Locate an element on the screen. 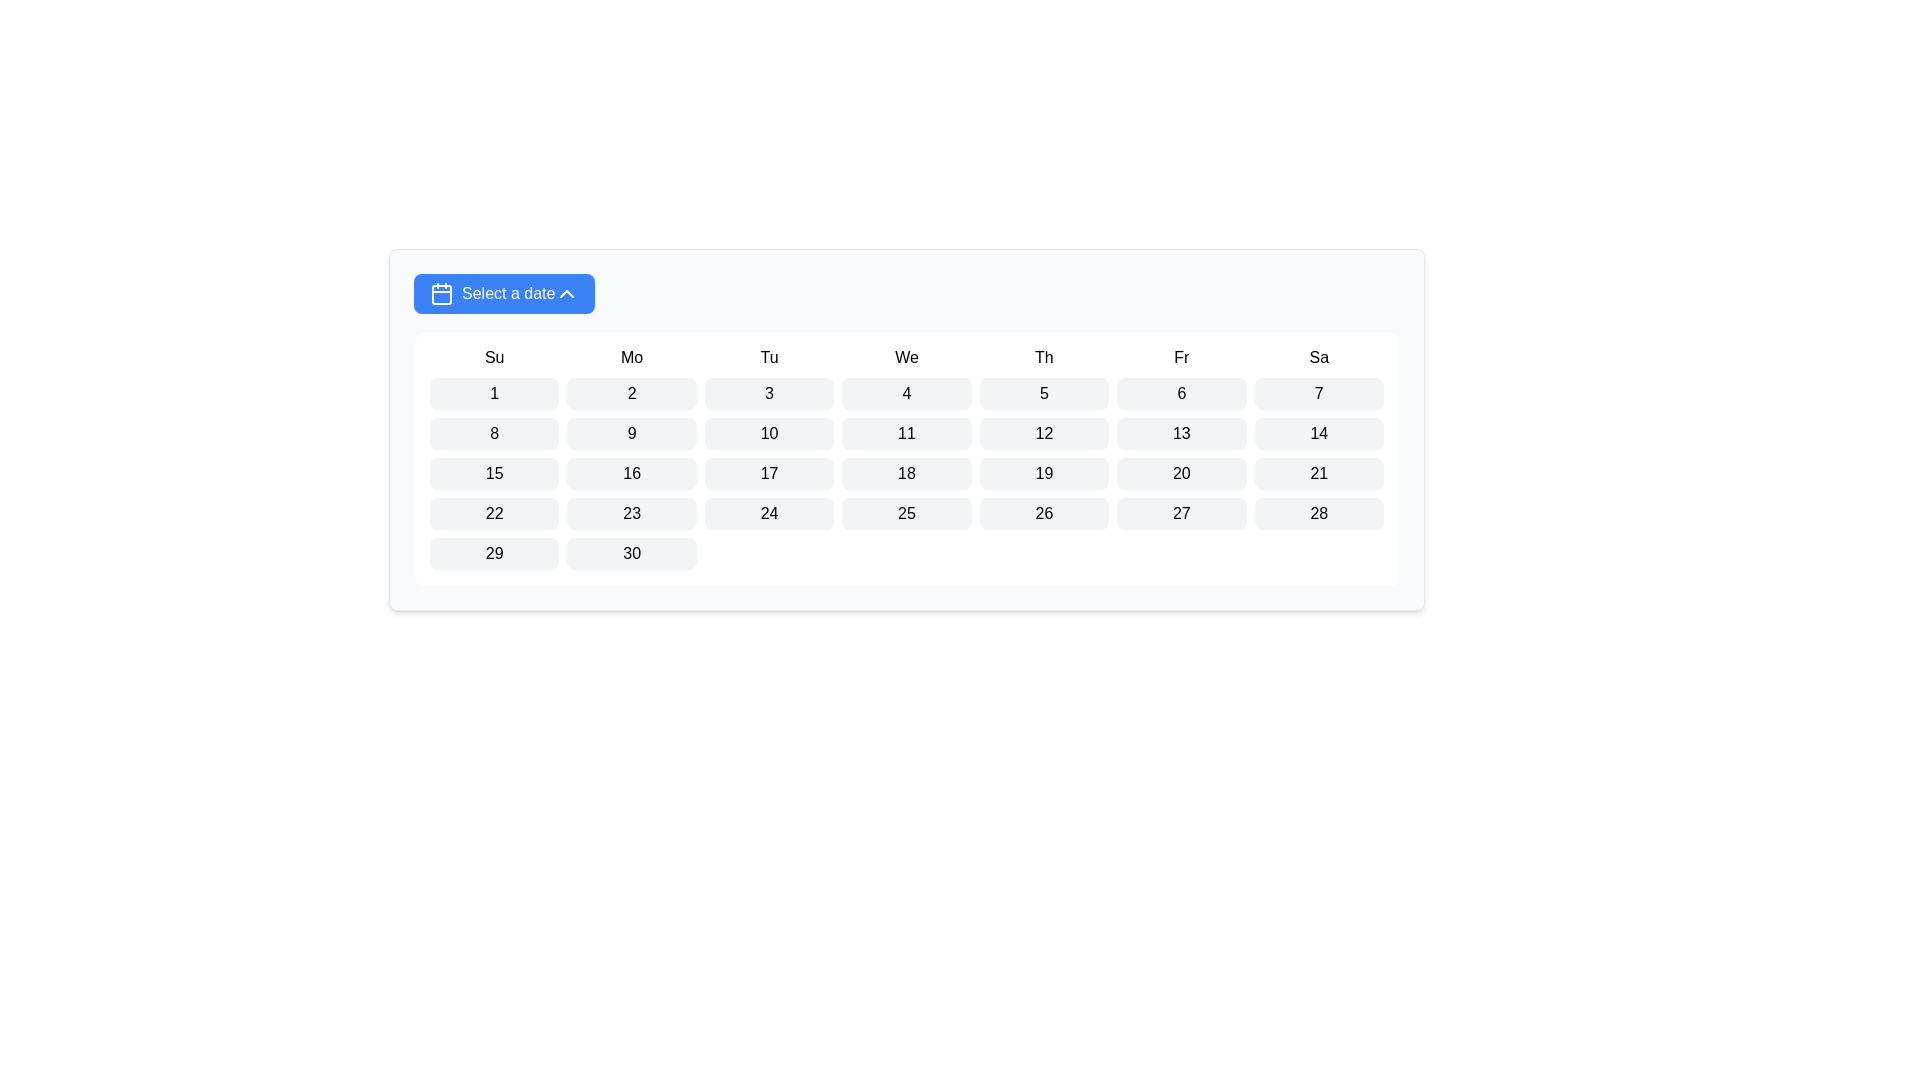 The width and height of the screenshot is (1920, 1080). the rectangular button with rounded corners, displaying the number '15', located in the fourth row, first column of a calendar grid, to observe the hover effect is located at coordinates (494, 474).